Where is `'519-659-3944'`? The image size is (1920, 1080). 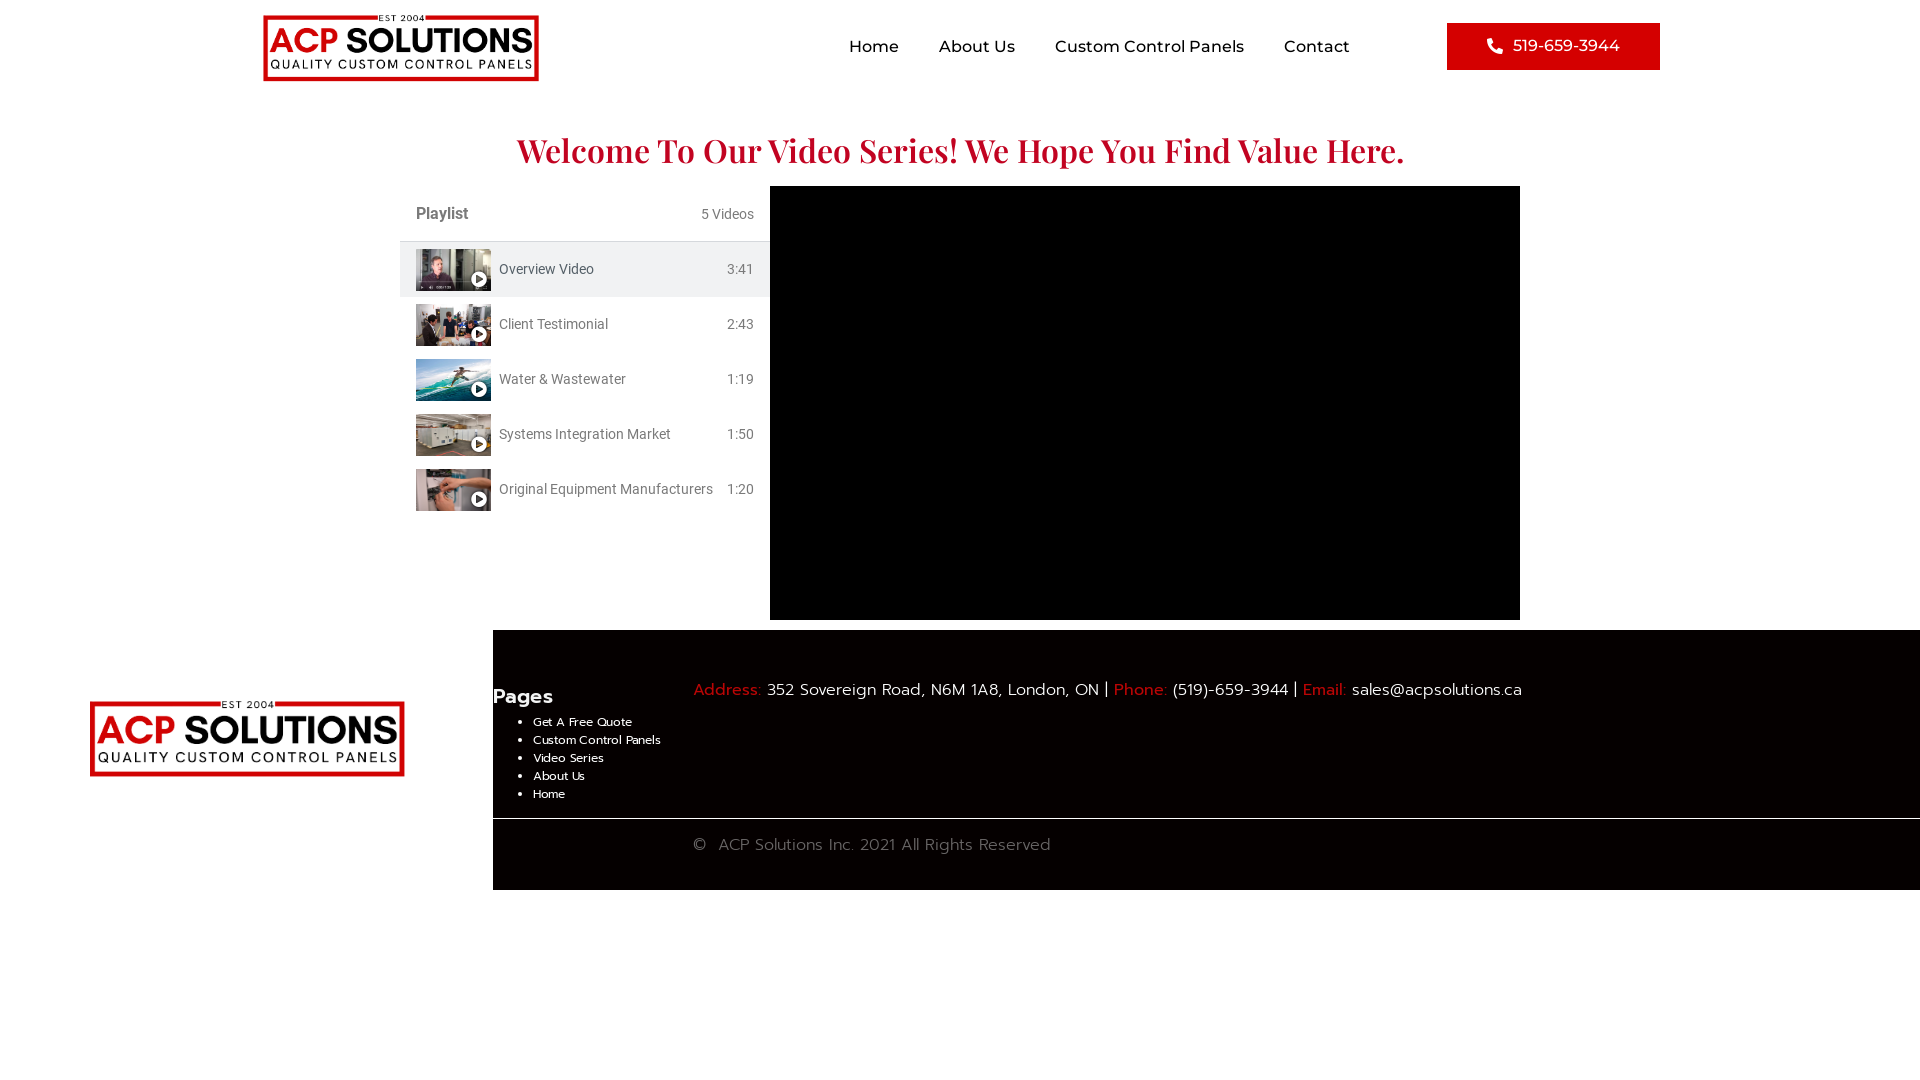 '519-659-3944' is located at coordinates (1552, 45).